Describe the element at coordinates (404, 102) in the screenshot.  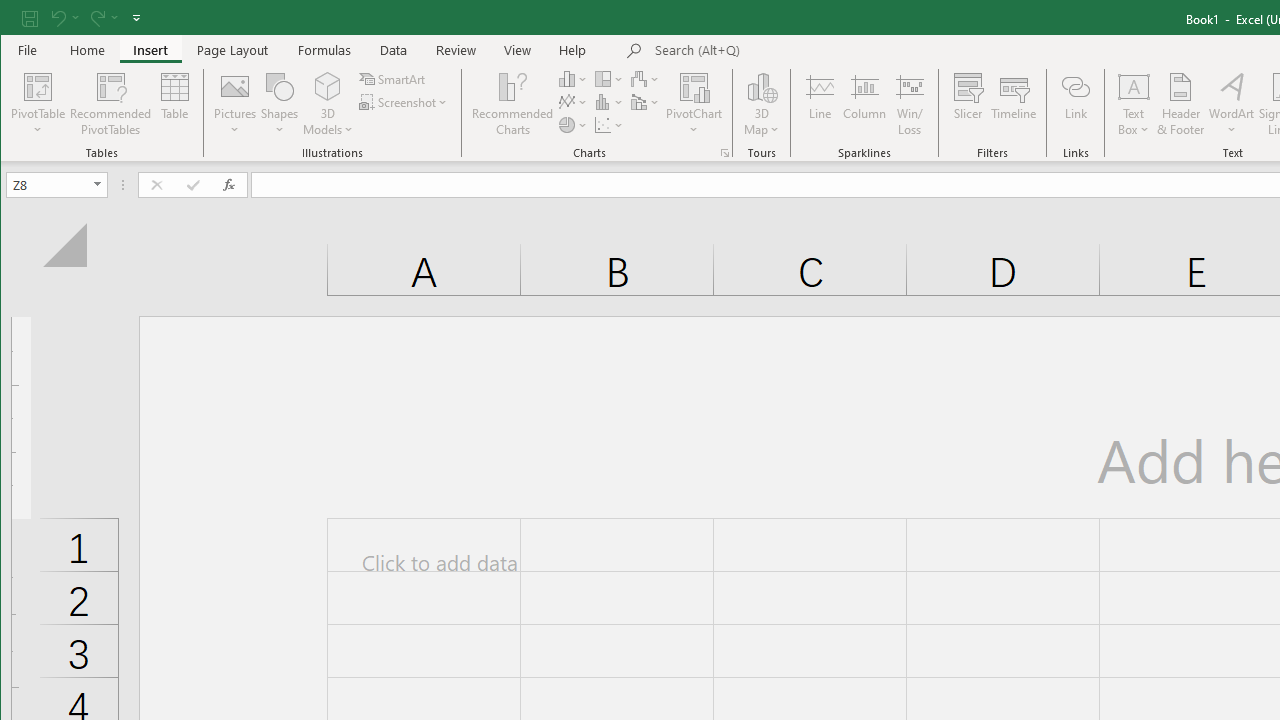
I see `'Screenshot'` at that location.